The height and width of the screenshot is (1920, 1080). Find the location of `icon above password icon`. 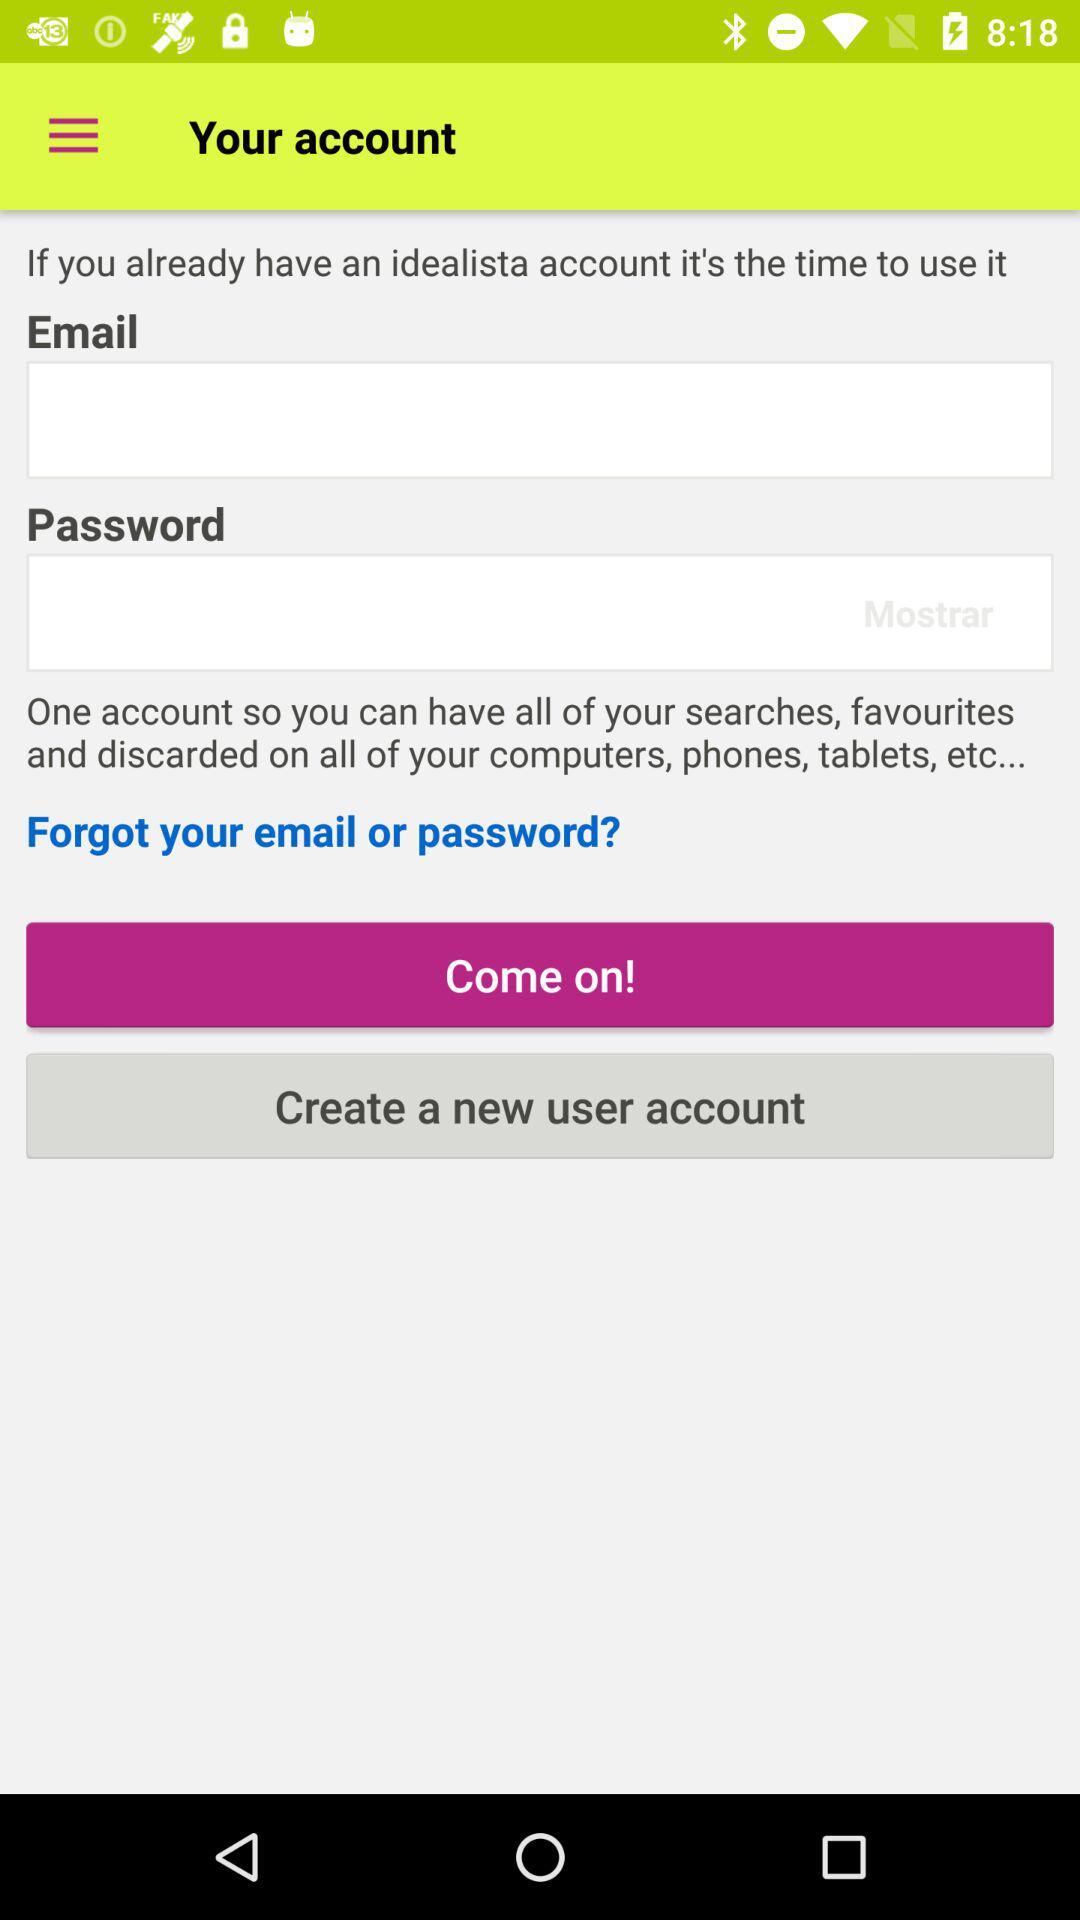

icon above password icon is located at coordinates (540, 419).